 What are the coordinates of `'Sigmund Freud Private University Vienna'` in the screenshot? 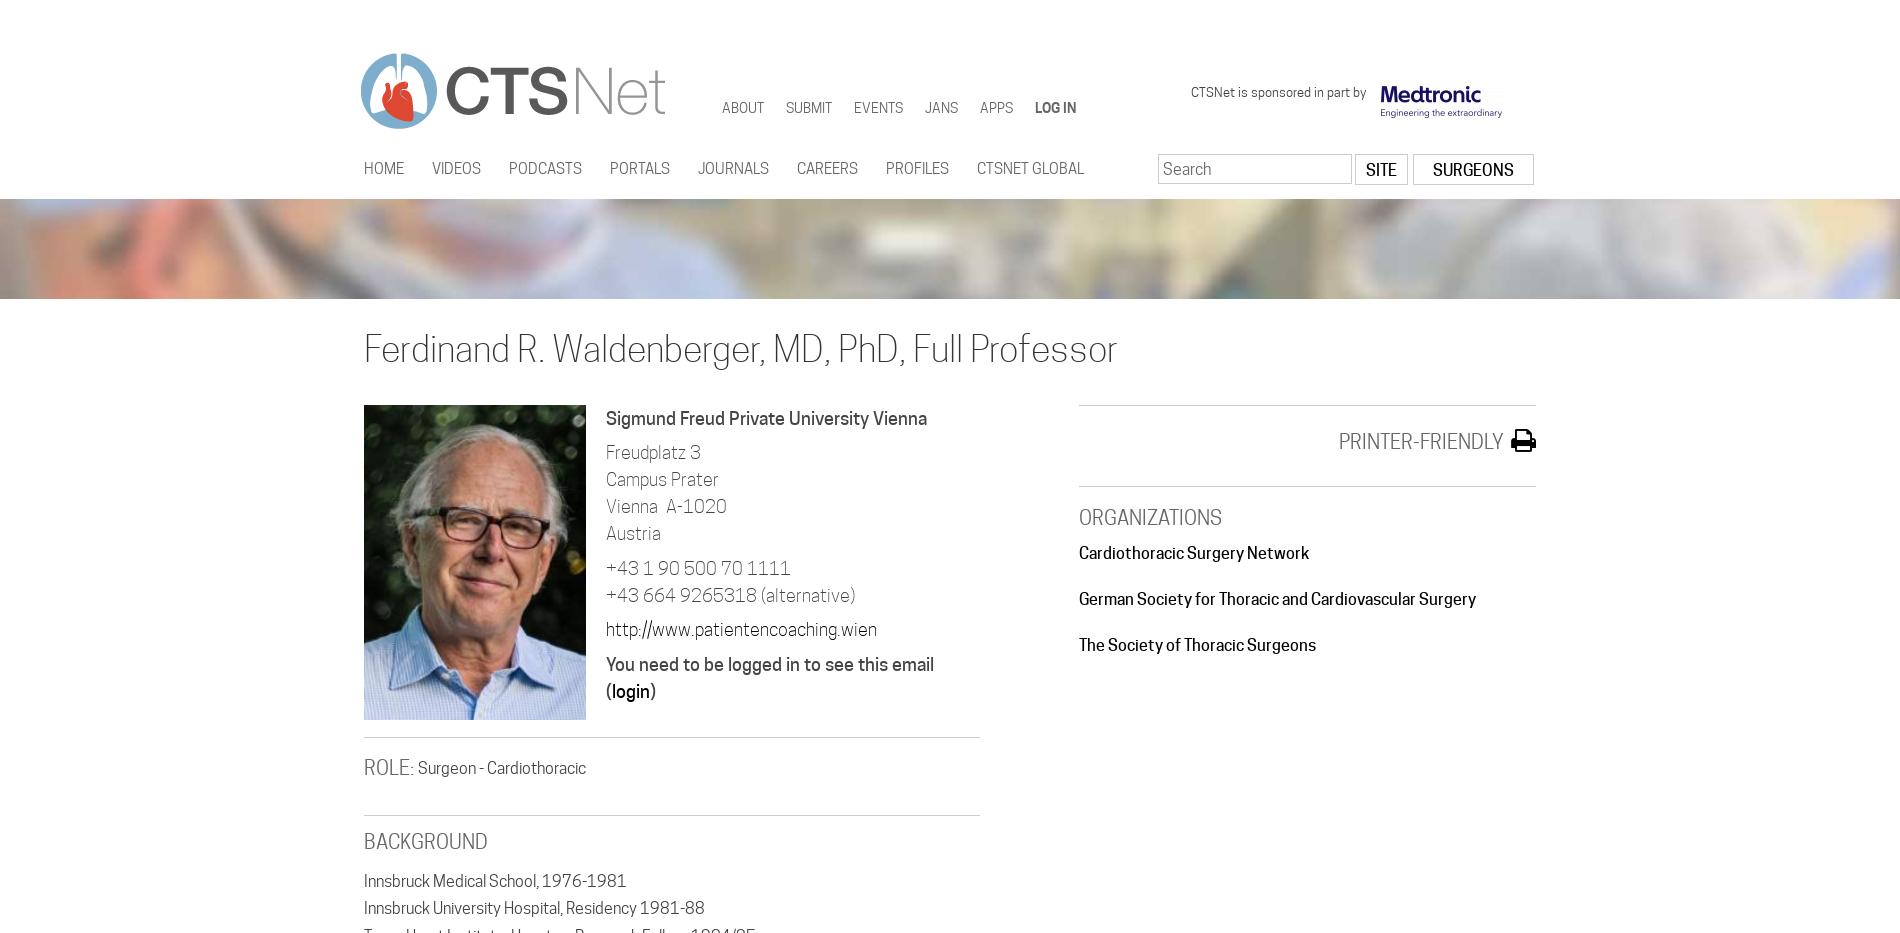 It's located at (765, 416).